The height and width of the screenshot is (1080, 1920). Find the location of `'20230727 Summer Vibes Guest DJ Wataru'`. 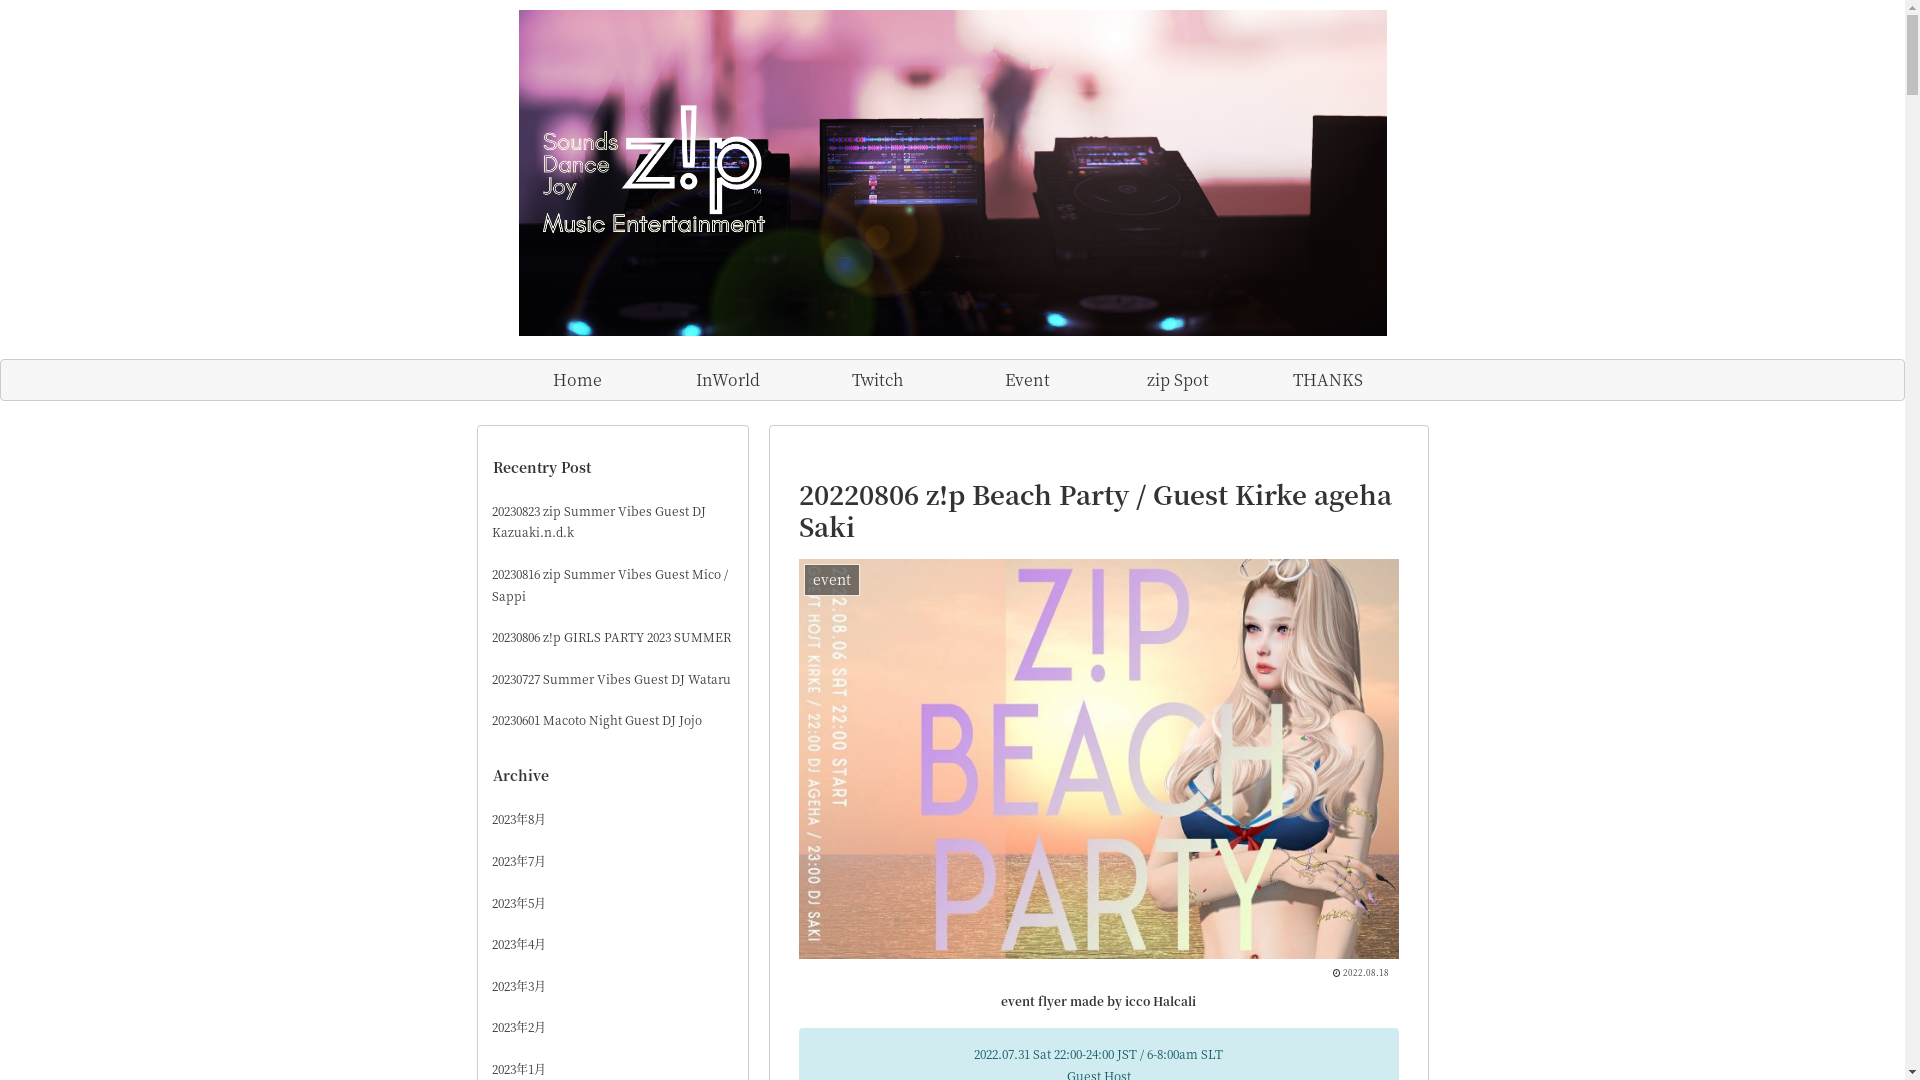

'20230727 Summer Vibes Guest DJ Wataru' is located at coordinates (612, 677).